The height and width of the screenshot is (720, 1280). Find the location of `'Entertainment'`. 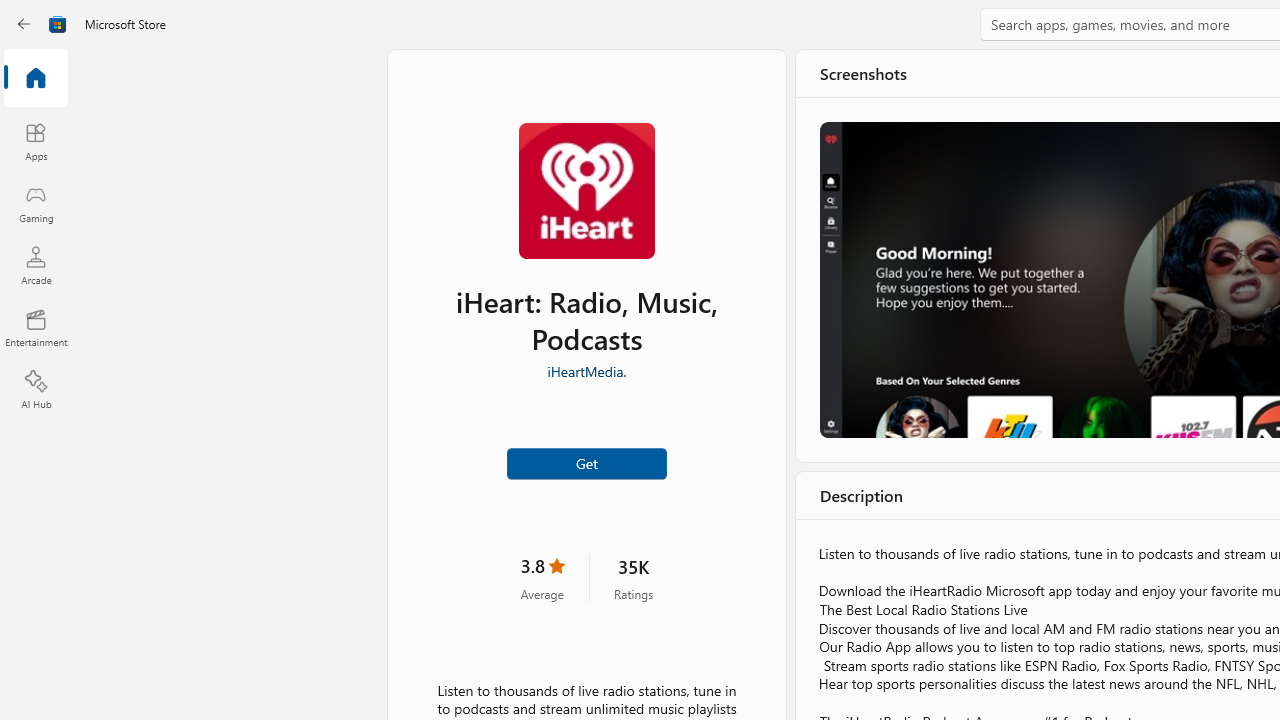

'Entertainment' is located at coordinates (35, 326).